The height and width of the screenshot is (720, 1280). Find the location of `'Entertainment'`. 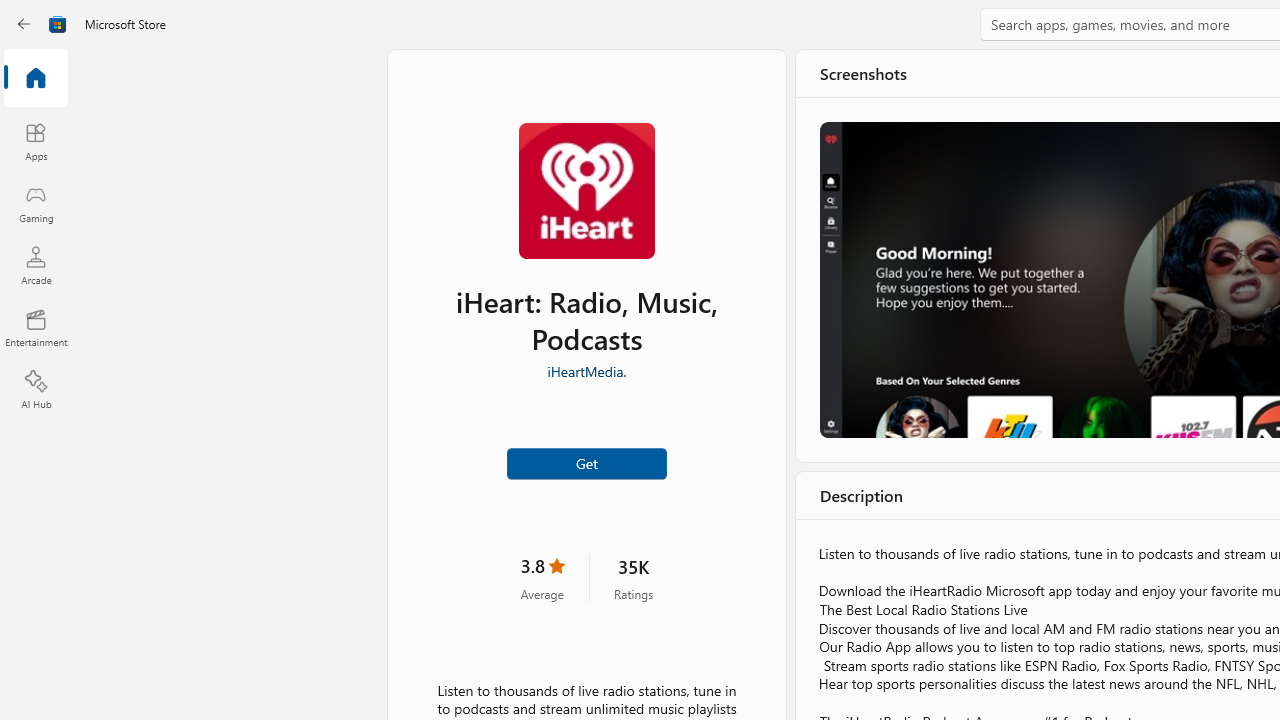

'Entertainment' is located at coordinates (35, 326).